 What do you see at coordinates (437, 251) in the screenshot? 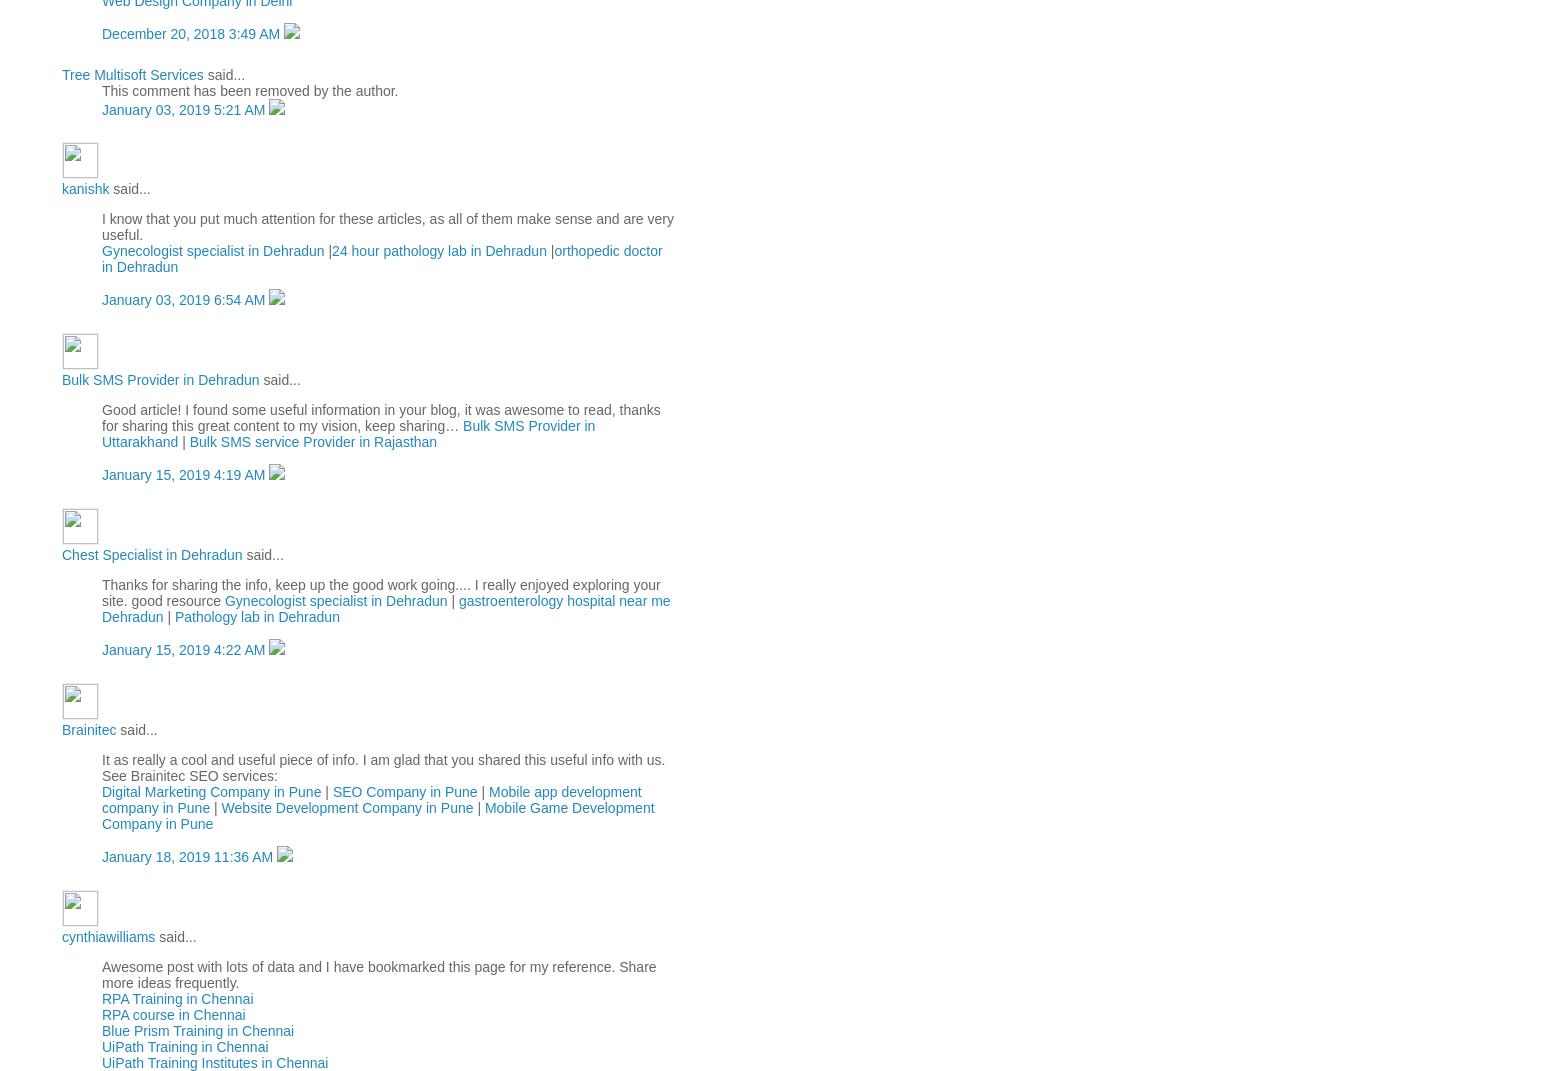
I see `'24 hour pathology lab in Dehradun'` at bounding box center [437, 251].